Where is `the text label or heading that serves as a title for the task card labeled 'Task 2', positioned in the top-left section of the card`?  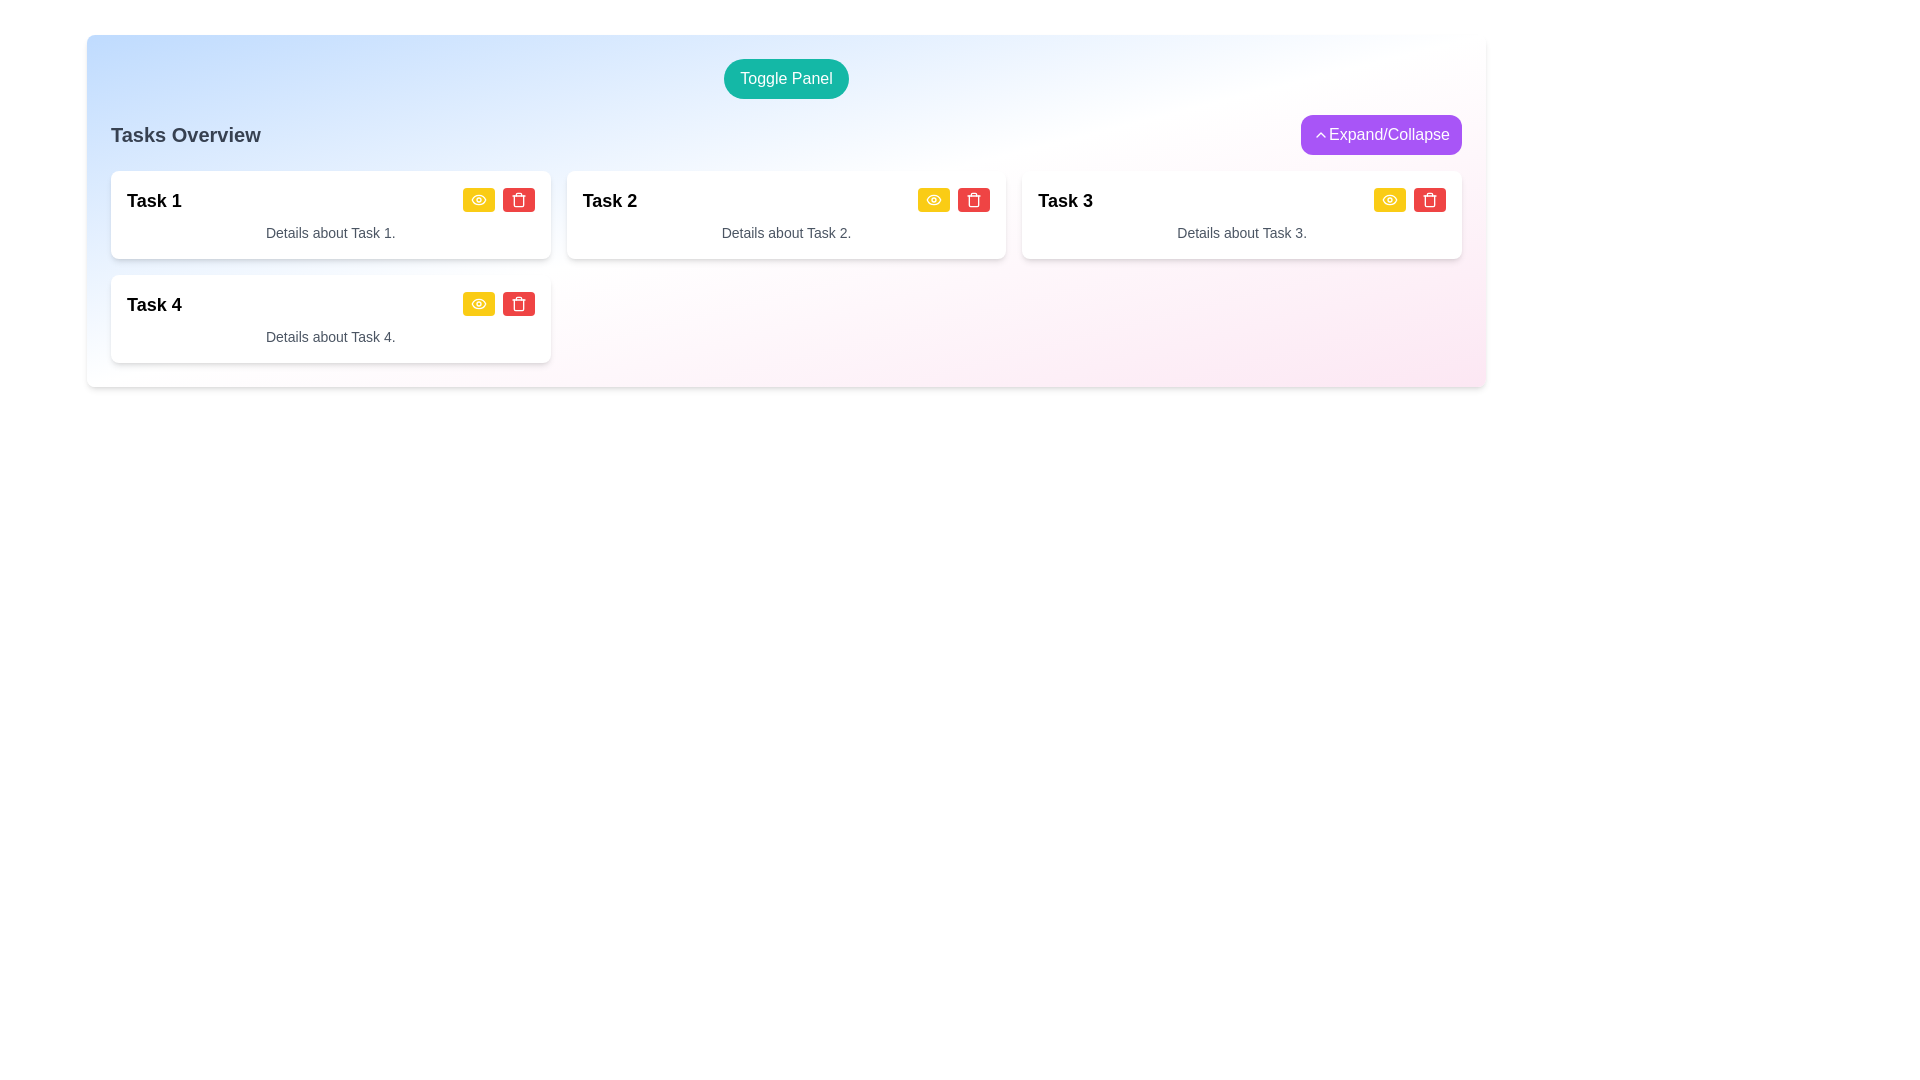
the text label or heading that serves as a title for the task card labeled 'Task 2', positioned in the top-left section of the card is located at coordinates (608, 200).